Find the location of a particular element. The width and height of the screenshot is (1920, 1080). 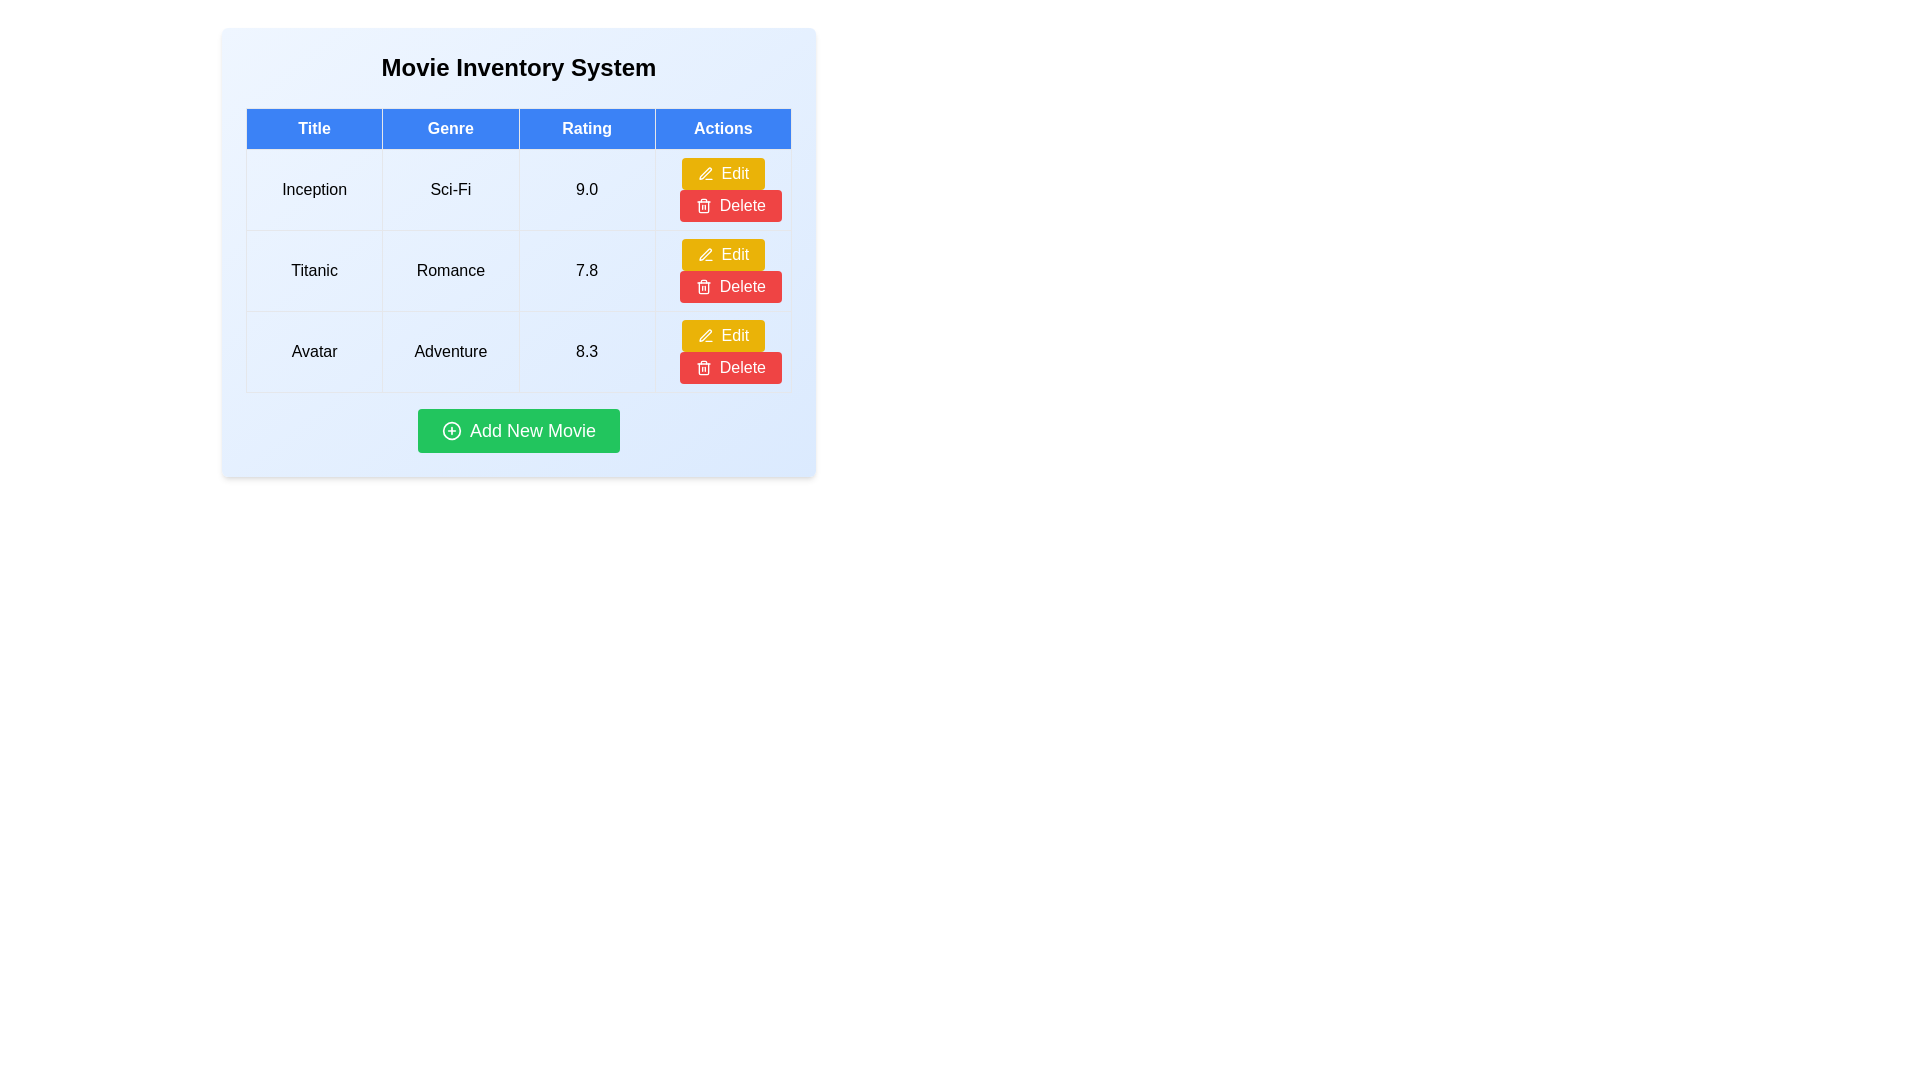

the text label displaying 'Inception' located in the top left cell under the 'Title' column in the data table is located at coordinates (313, 189).